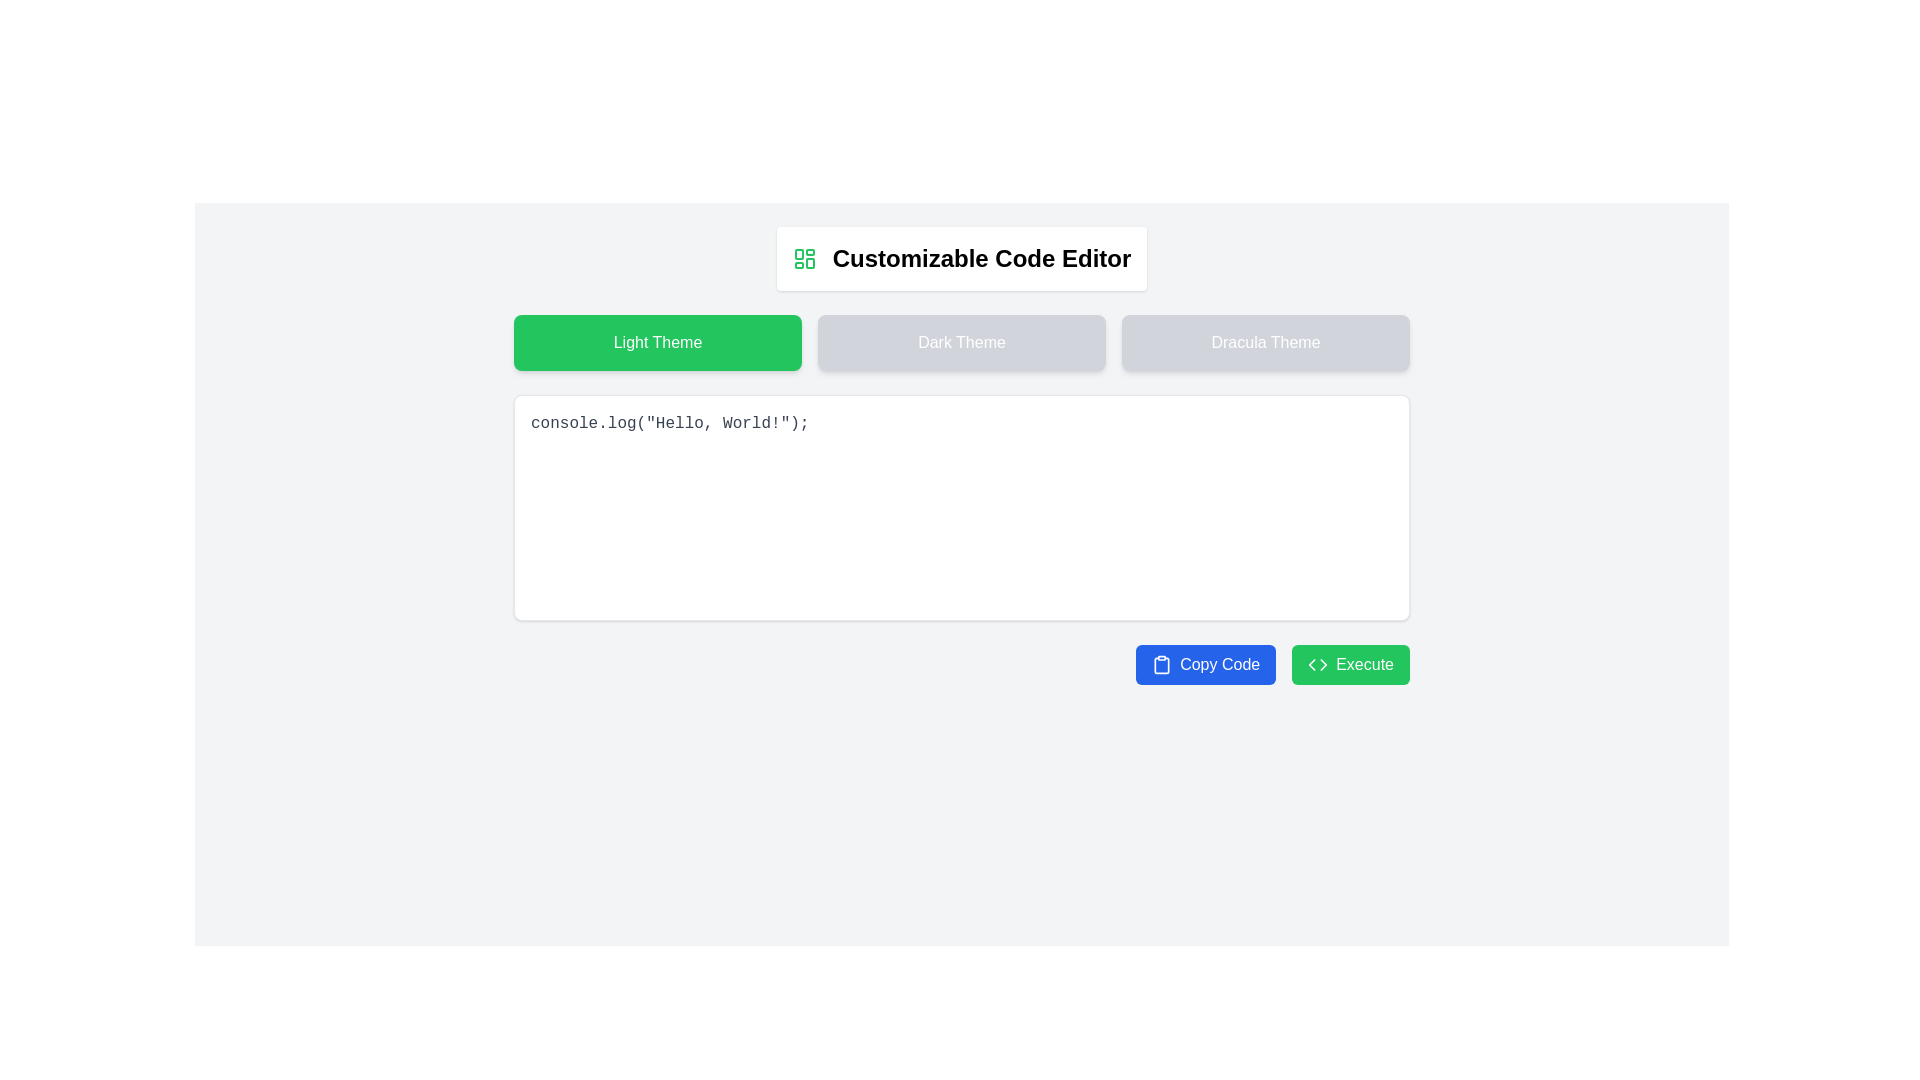 This screenshot has height=1080, width=1920. What do you see at coordinates (1318, 664) in the screenshot?
I see `the SVG icon located to the left of the label text within the 'Execute' button to interact with the button` at bounding box center [1318, 664].